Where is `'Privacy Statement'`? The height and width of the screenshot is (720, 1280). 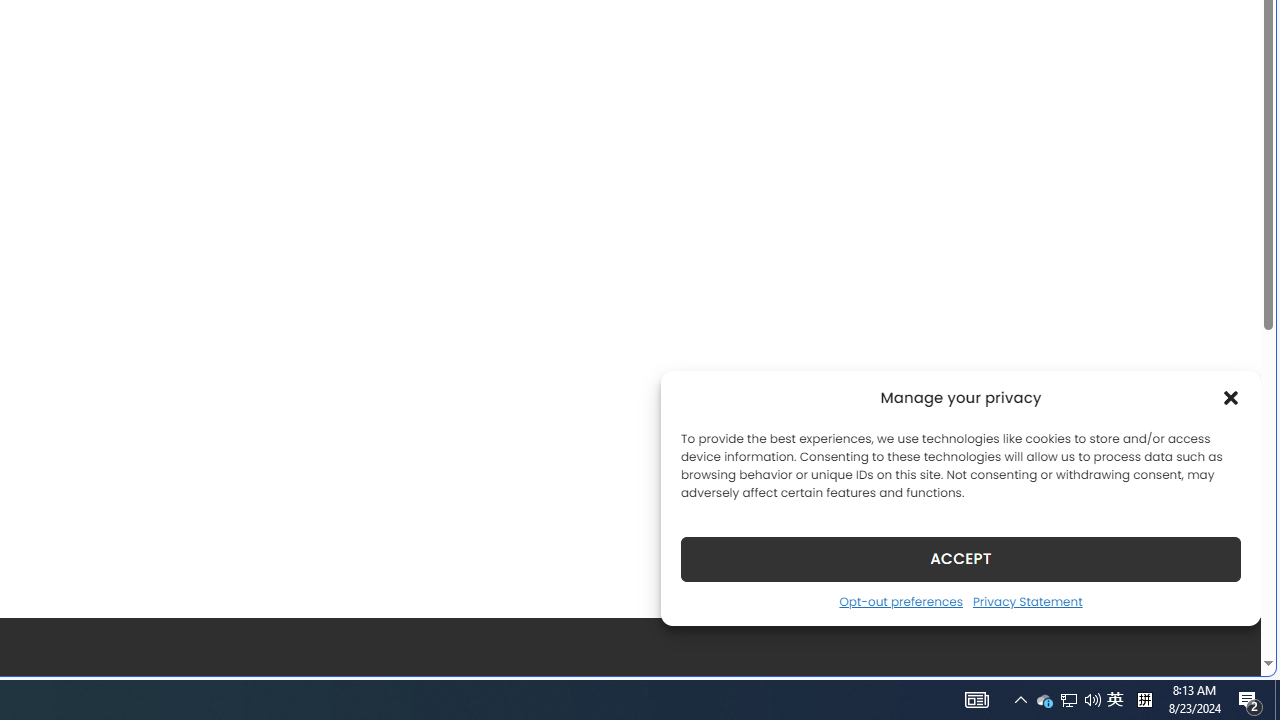 'Privacy Statement' is located at coordinates (1027, 600).